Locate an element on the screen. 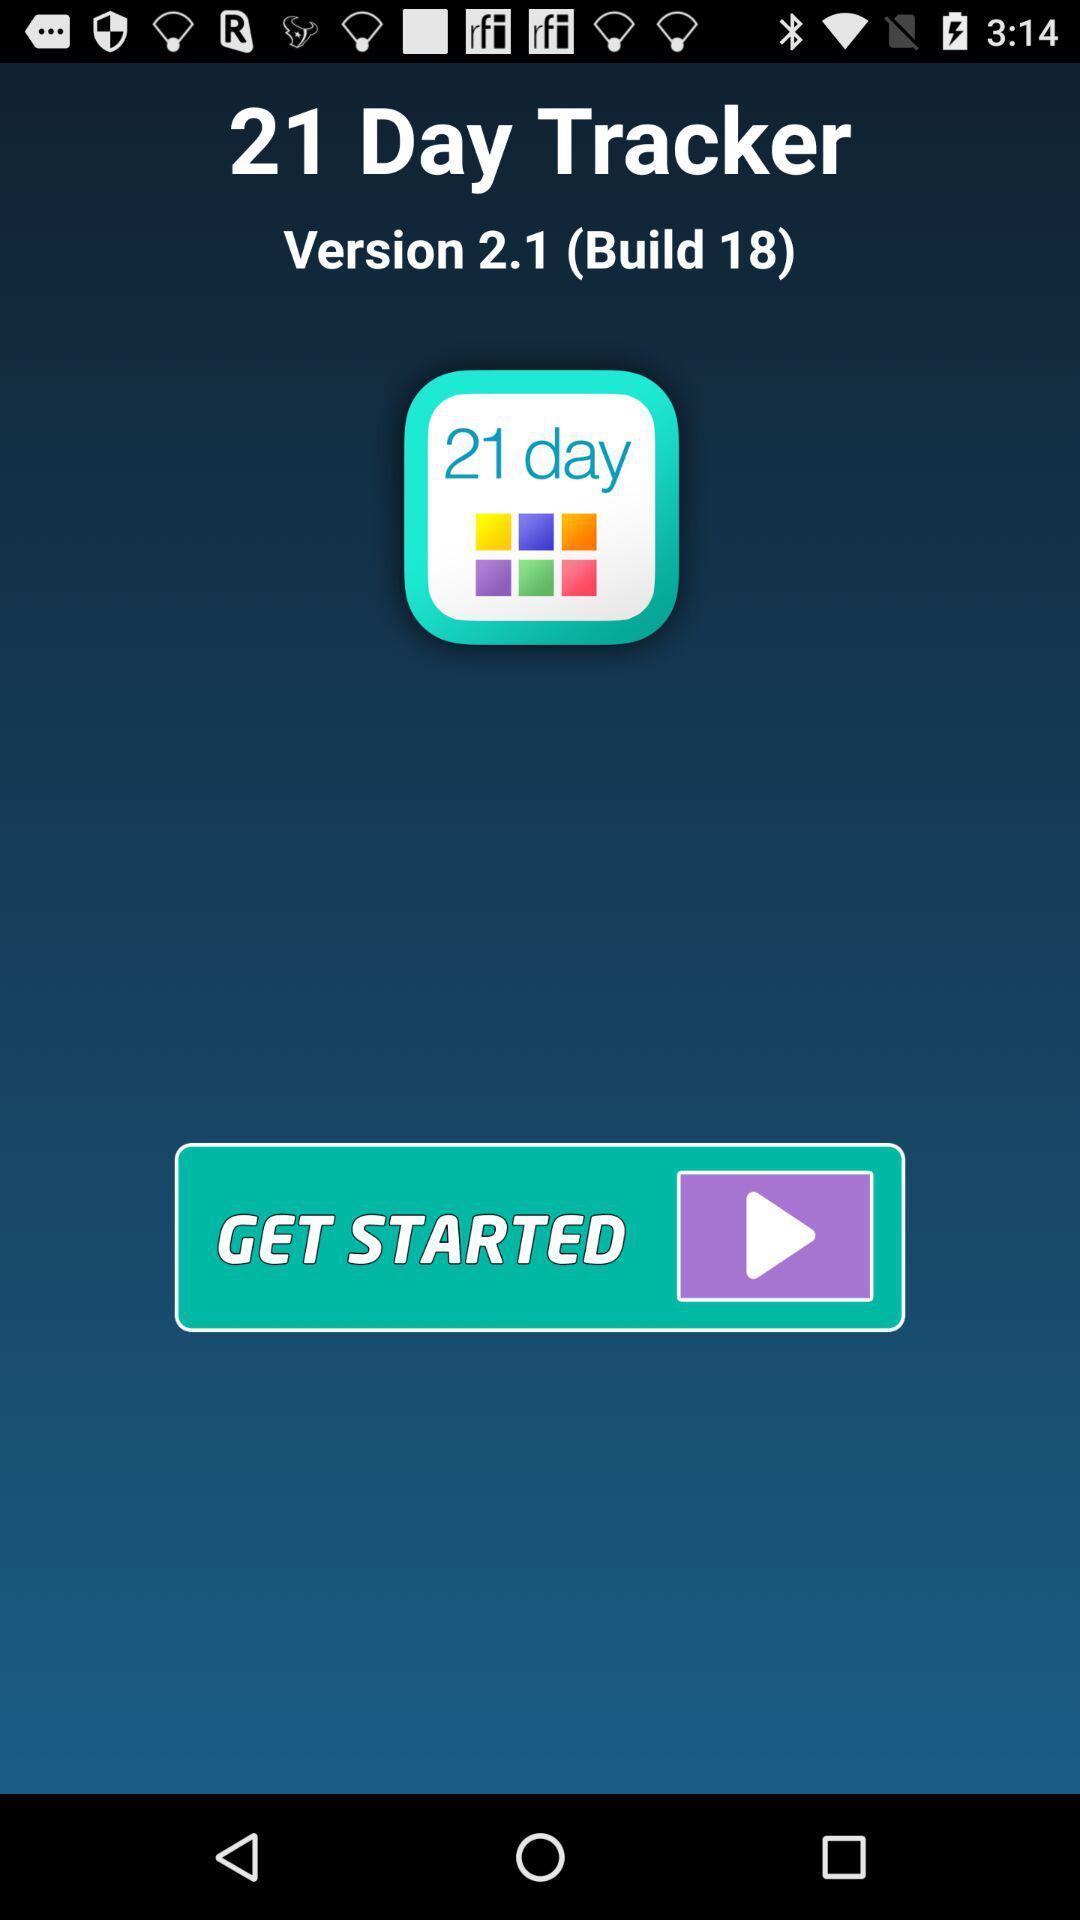 Image resolution: width=1080 pixels, height=1920 pixels. get started is located at coordinates (540, 1236).